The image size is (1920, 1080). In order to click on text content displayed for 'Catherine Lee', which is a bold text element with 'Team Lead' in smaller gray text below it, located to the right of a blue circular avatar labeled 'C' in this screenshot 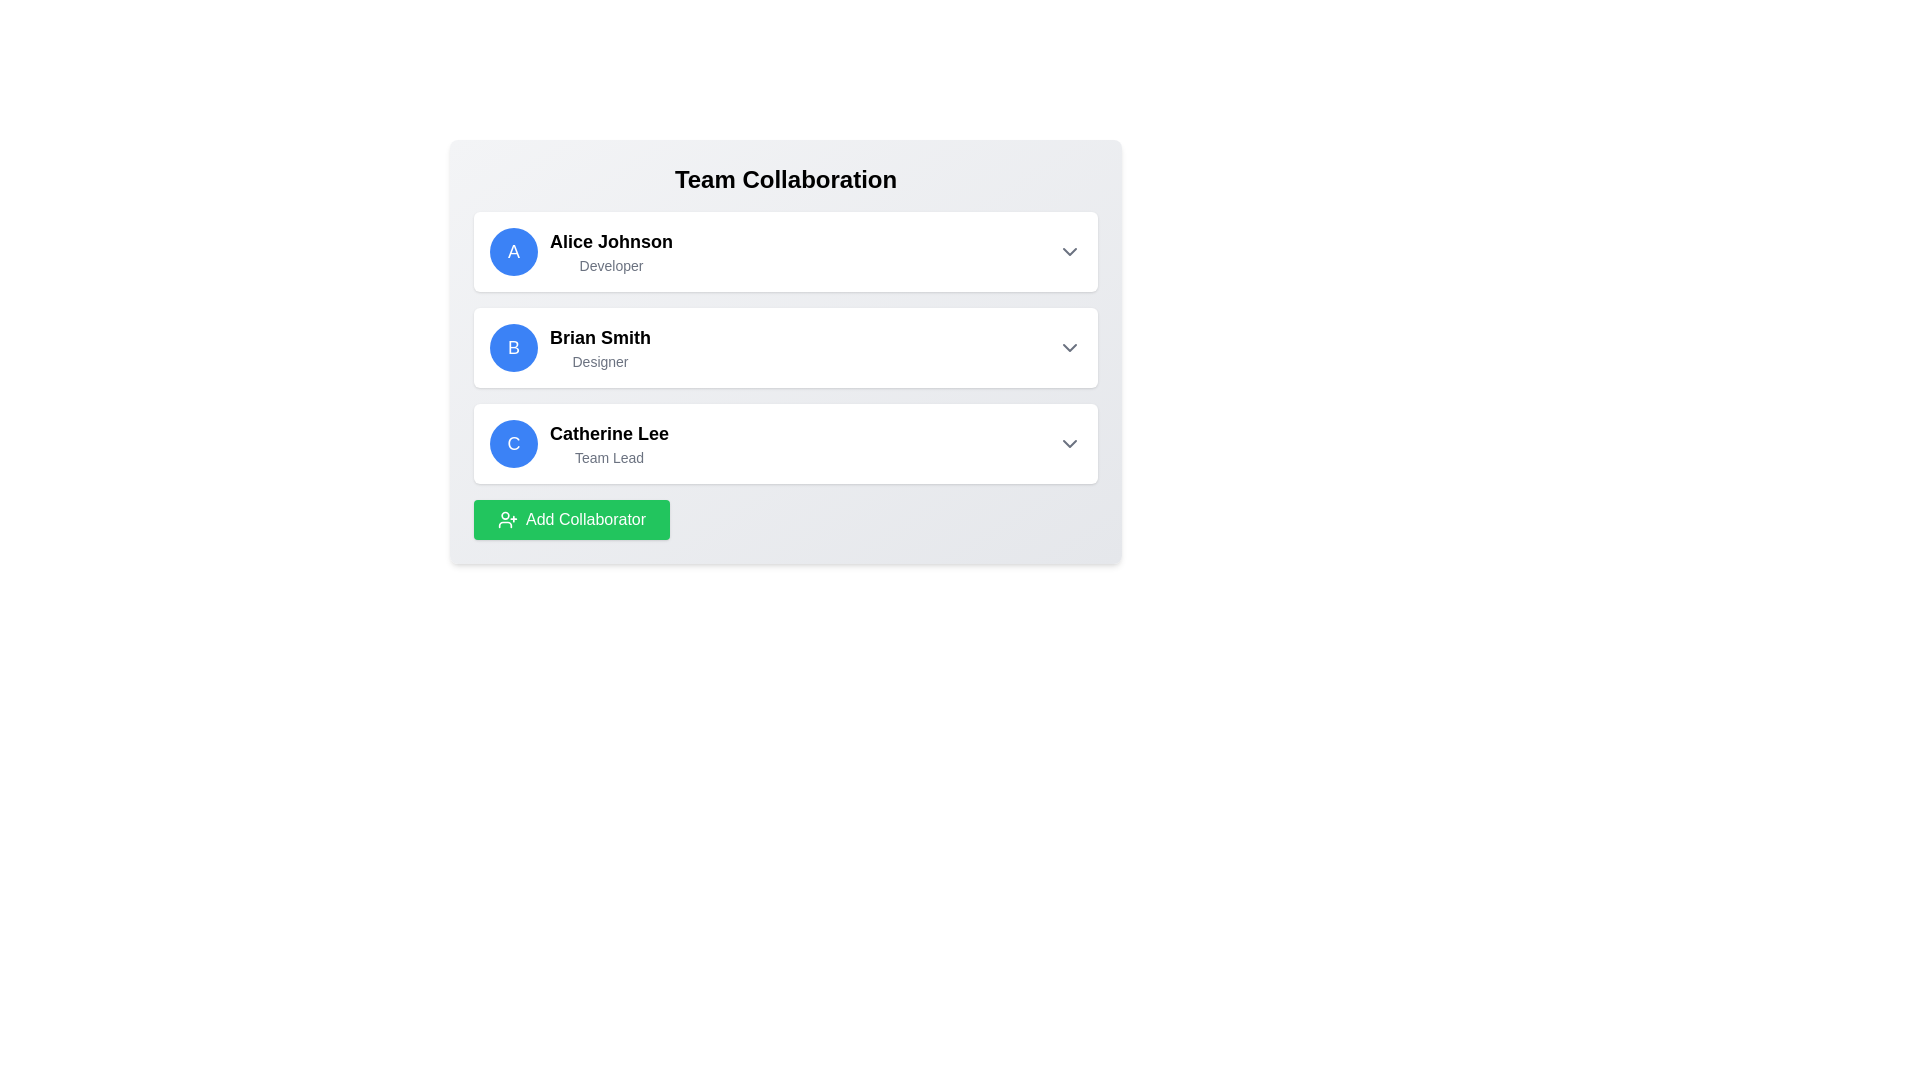, I will do `click(608, 442)`.